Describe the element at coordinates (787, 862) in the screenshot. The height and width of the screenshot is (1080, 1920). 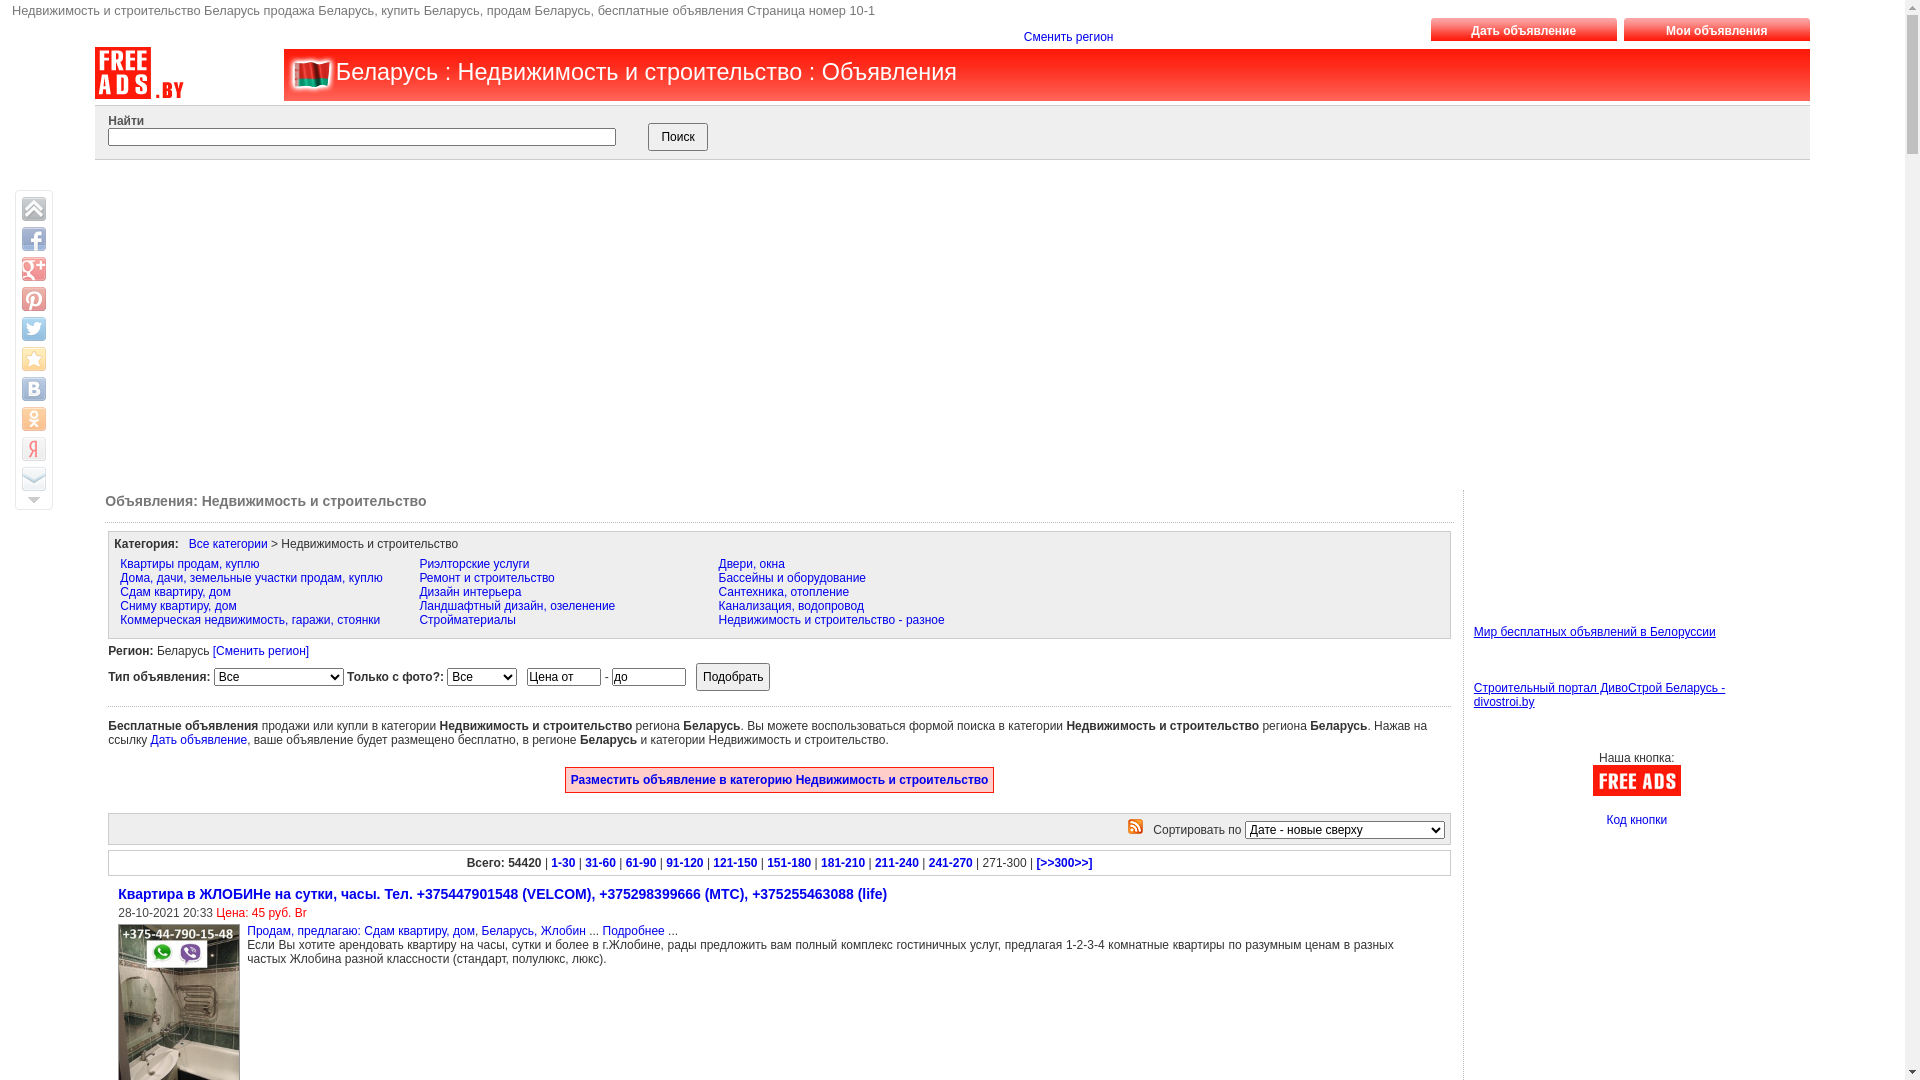
I see `'151-180'` at that location.